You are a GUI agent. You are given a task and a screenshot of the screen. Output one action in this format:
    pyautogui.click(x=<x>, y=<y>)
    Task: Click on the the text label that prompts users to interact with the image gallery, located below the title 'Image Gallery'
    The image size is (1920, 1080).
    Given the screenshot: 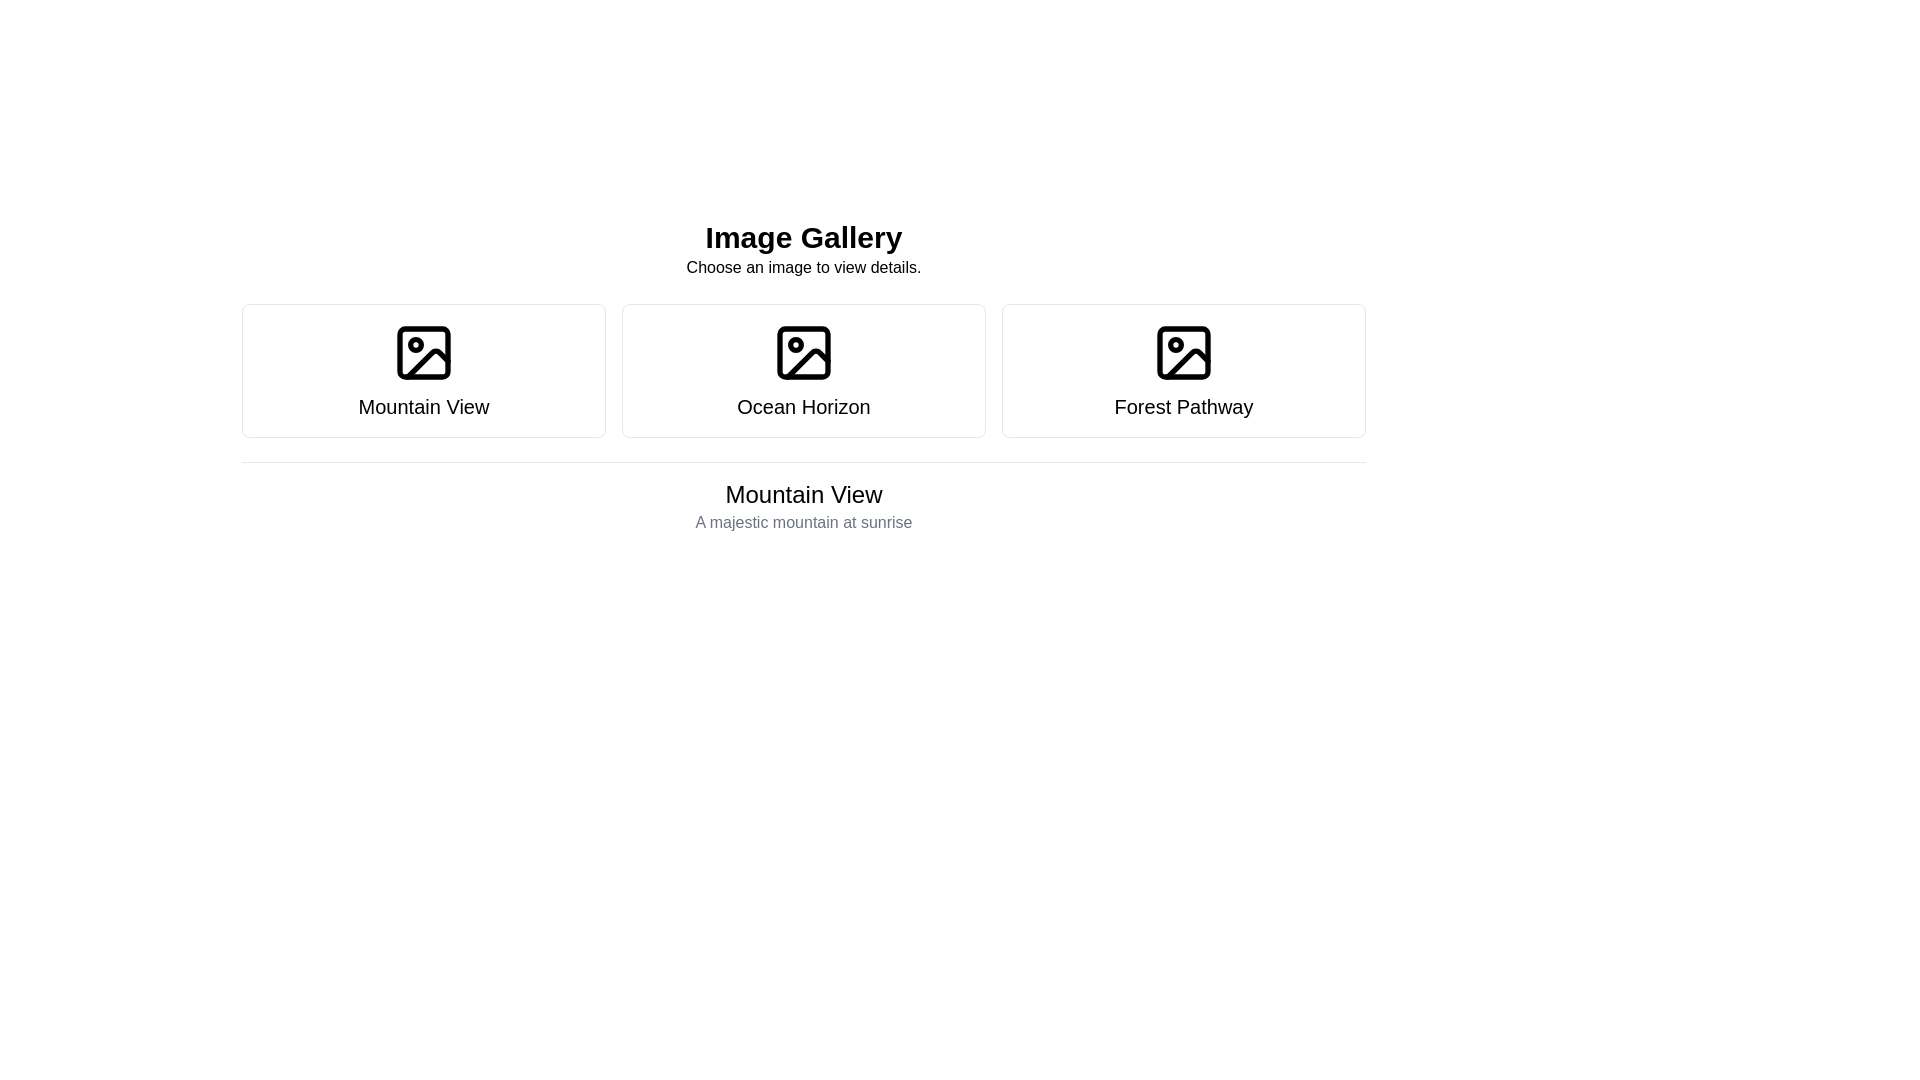 What is the action you would take?
    pyautogui.click(x=804, y=266)
    